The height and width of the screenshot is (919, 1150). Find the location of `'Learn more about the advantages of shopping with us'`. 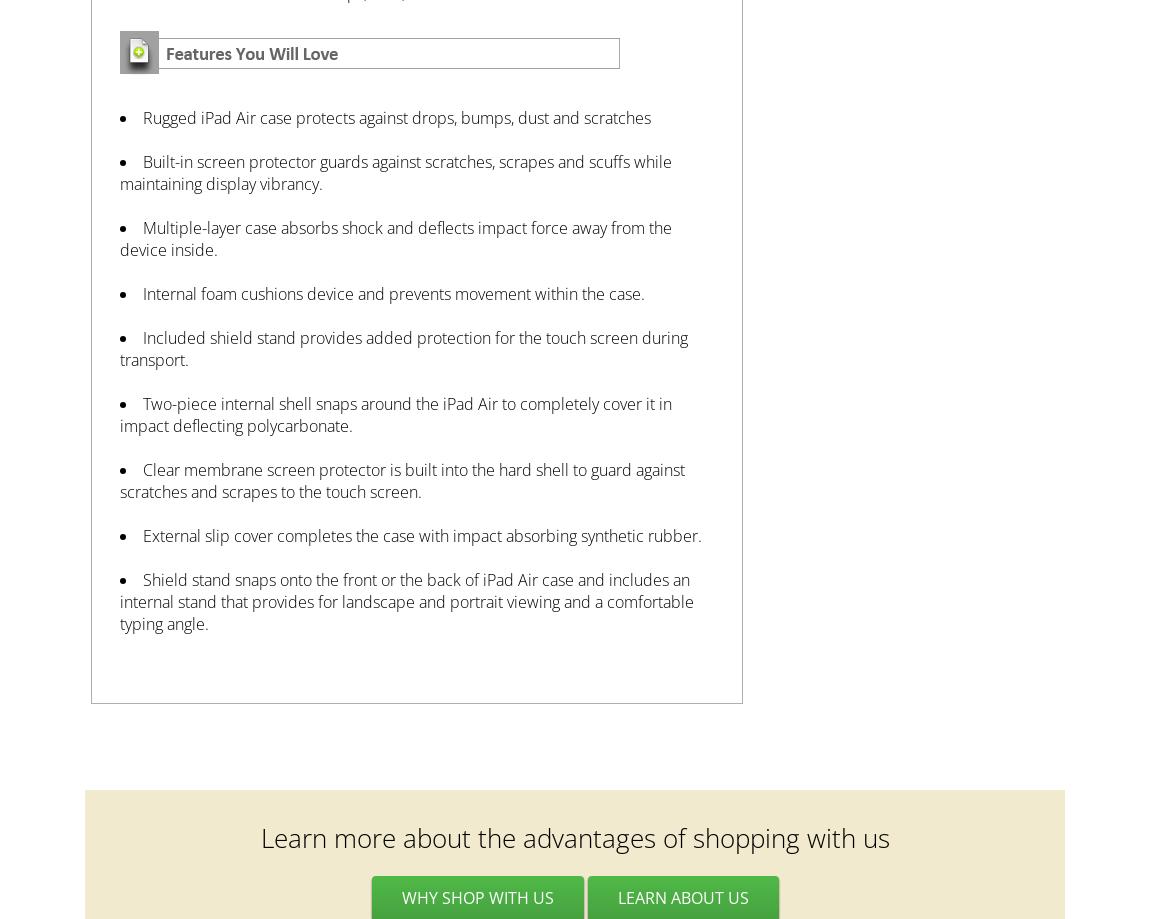

'Learn more about the advantages of shopping with us' is located at coordinates (259, 837).